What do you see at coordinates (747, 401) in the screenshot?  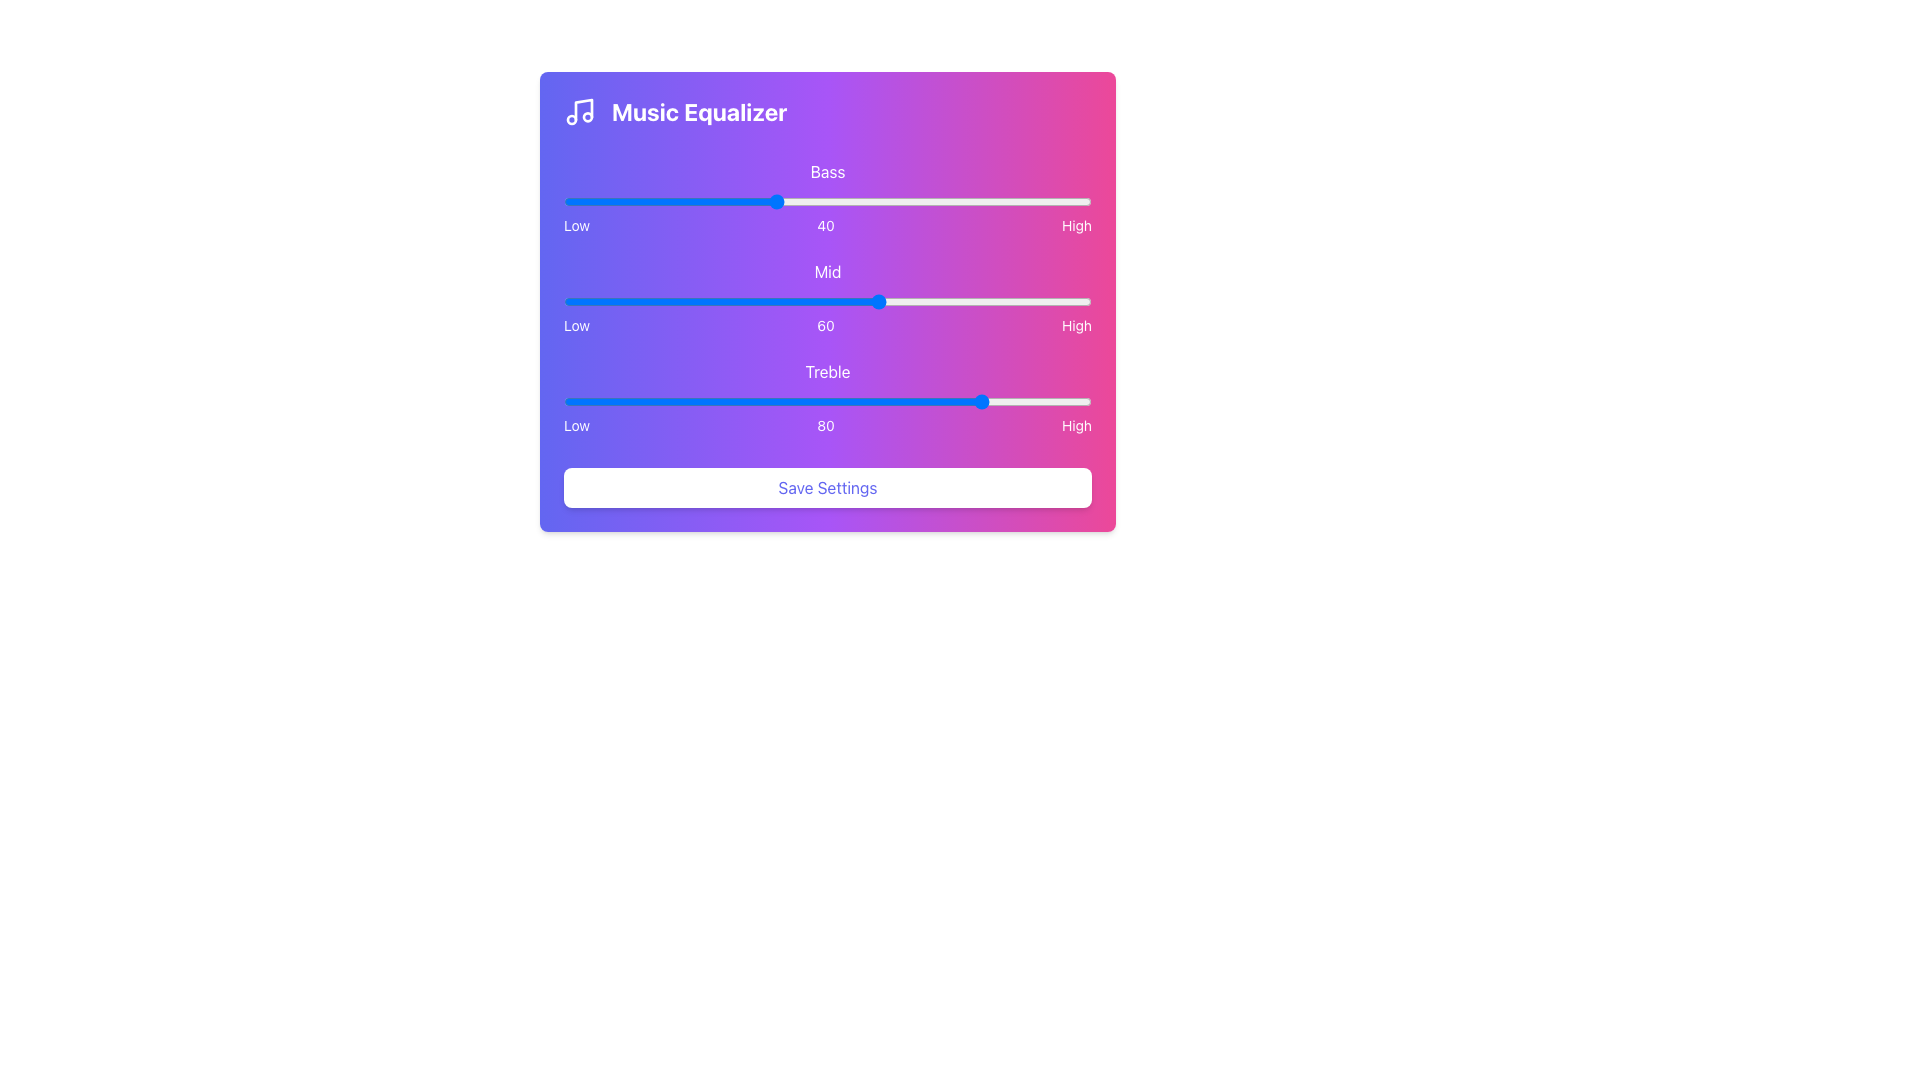 I see `the treble level` at bounding box center [747, 401].